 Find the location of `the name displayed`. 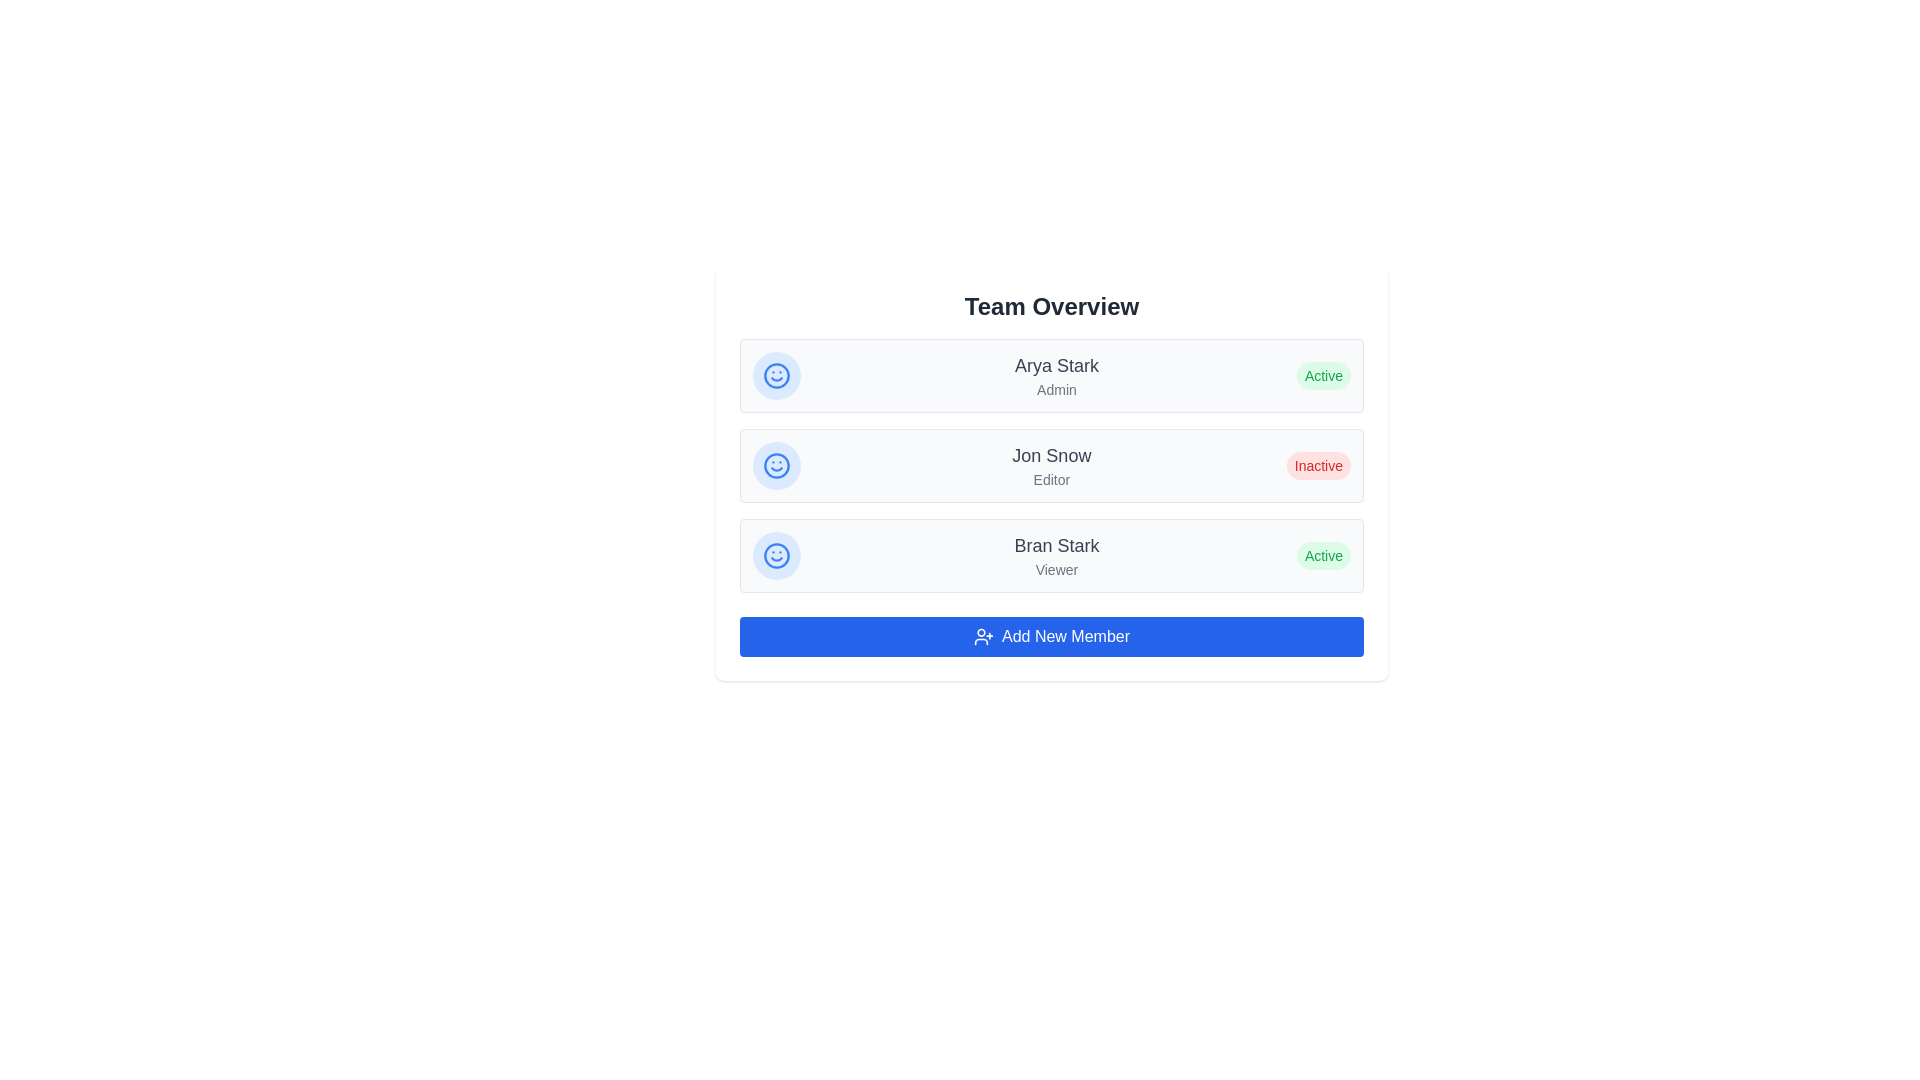

the name displayed is located at coordinates (1050, 455).